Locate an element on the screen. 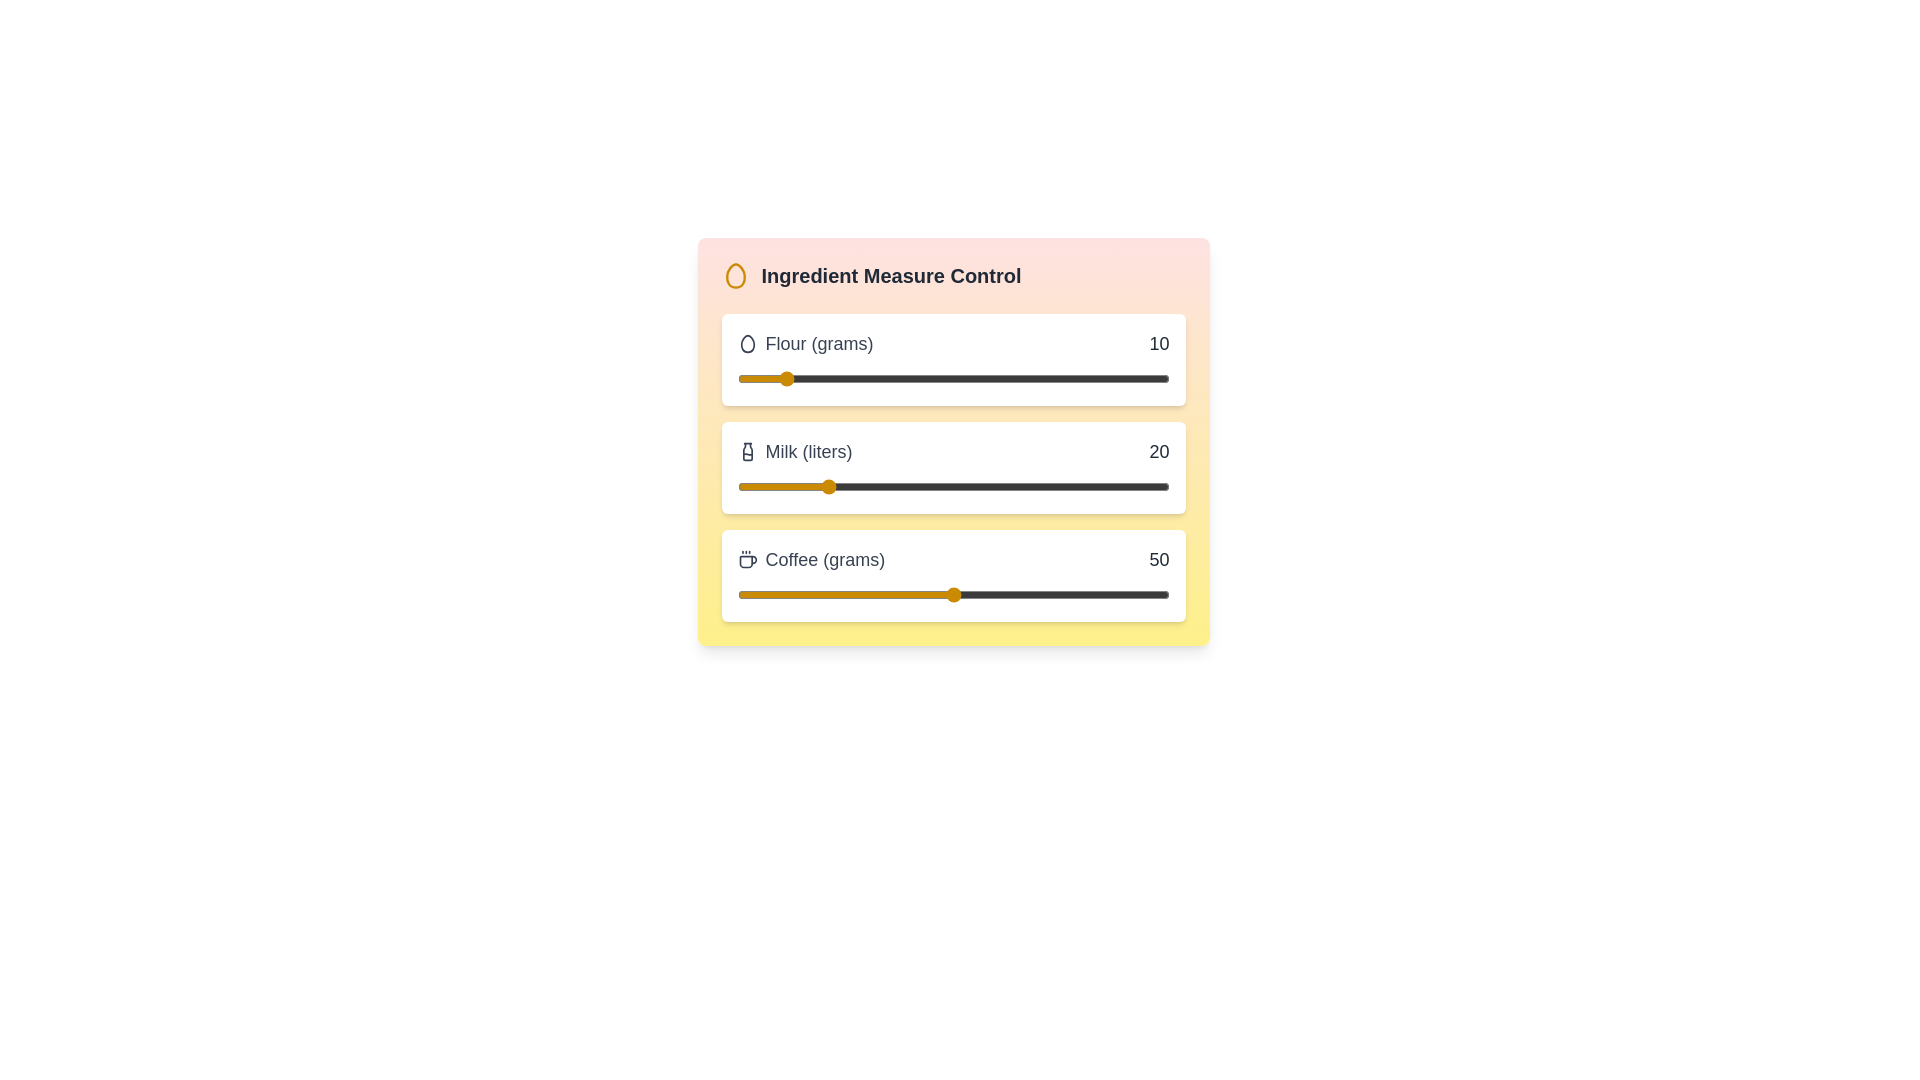  ingredient measurement is located at coordinates (1018, 378).